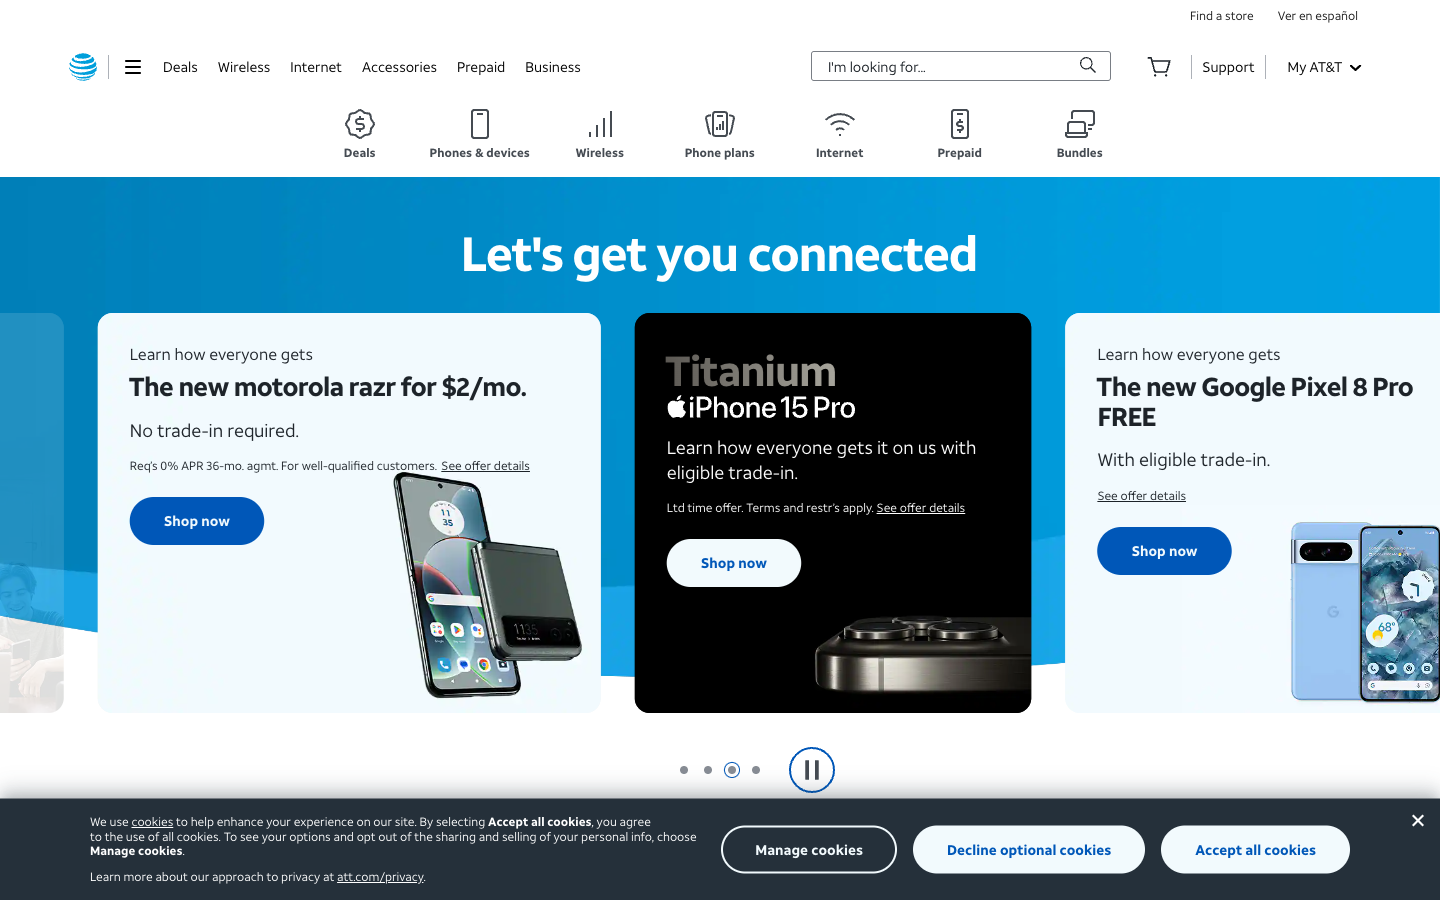  I want to click on Explore different phone packages, so click(720, 134).